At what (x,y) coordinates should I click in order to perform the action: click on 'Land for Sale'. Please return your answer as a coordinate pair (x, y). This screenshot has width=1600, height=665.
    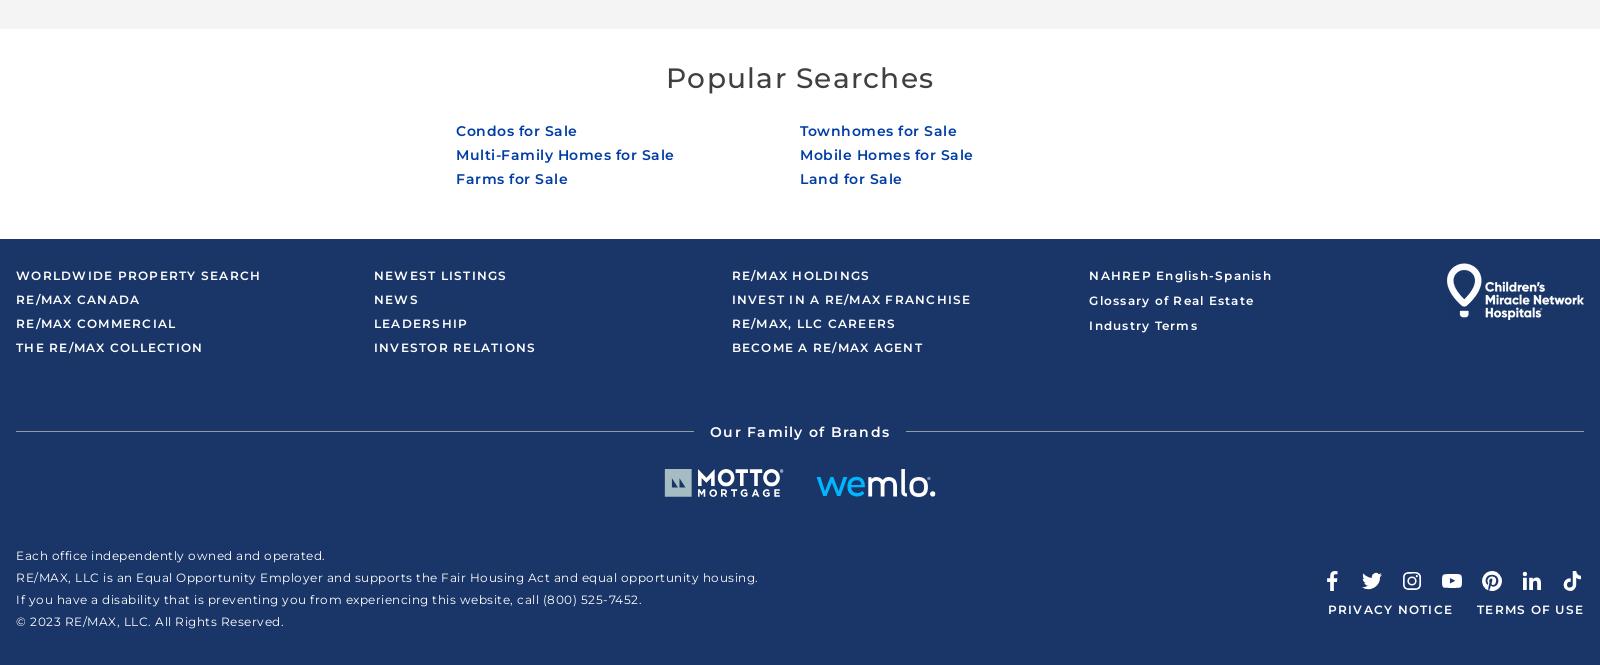
    Looking at the image, I should click on (800, 178).